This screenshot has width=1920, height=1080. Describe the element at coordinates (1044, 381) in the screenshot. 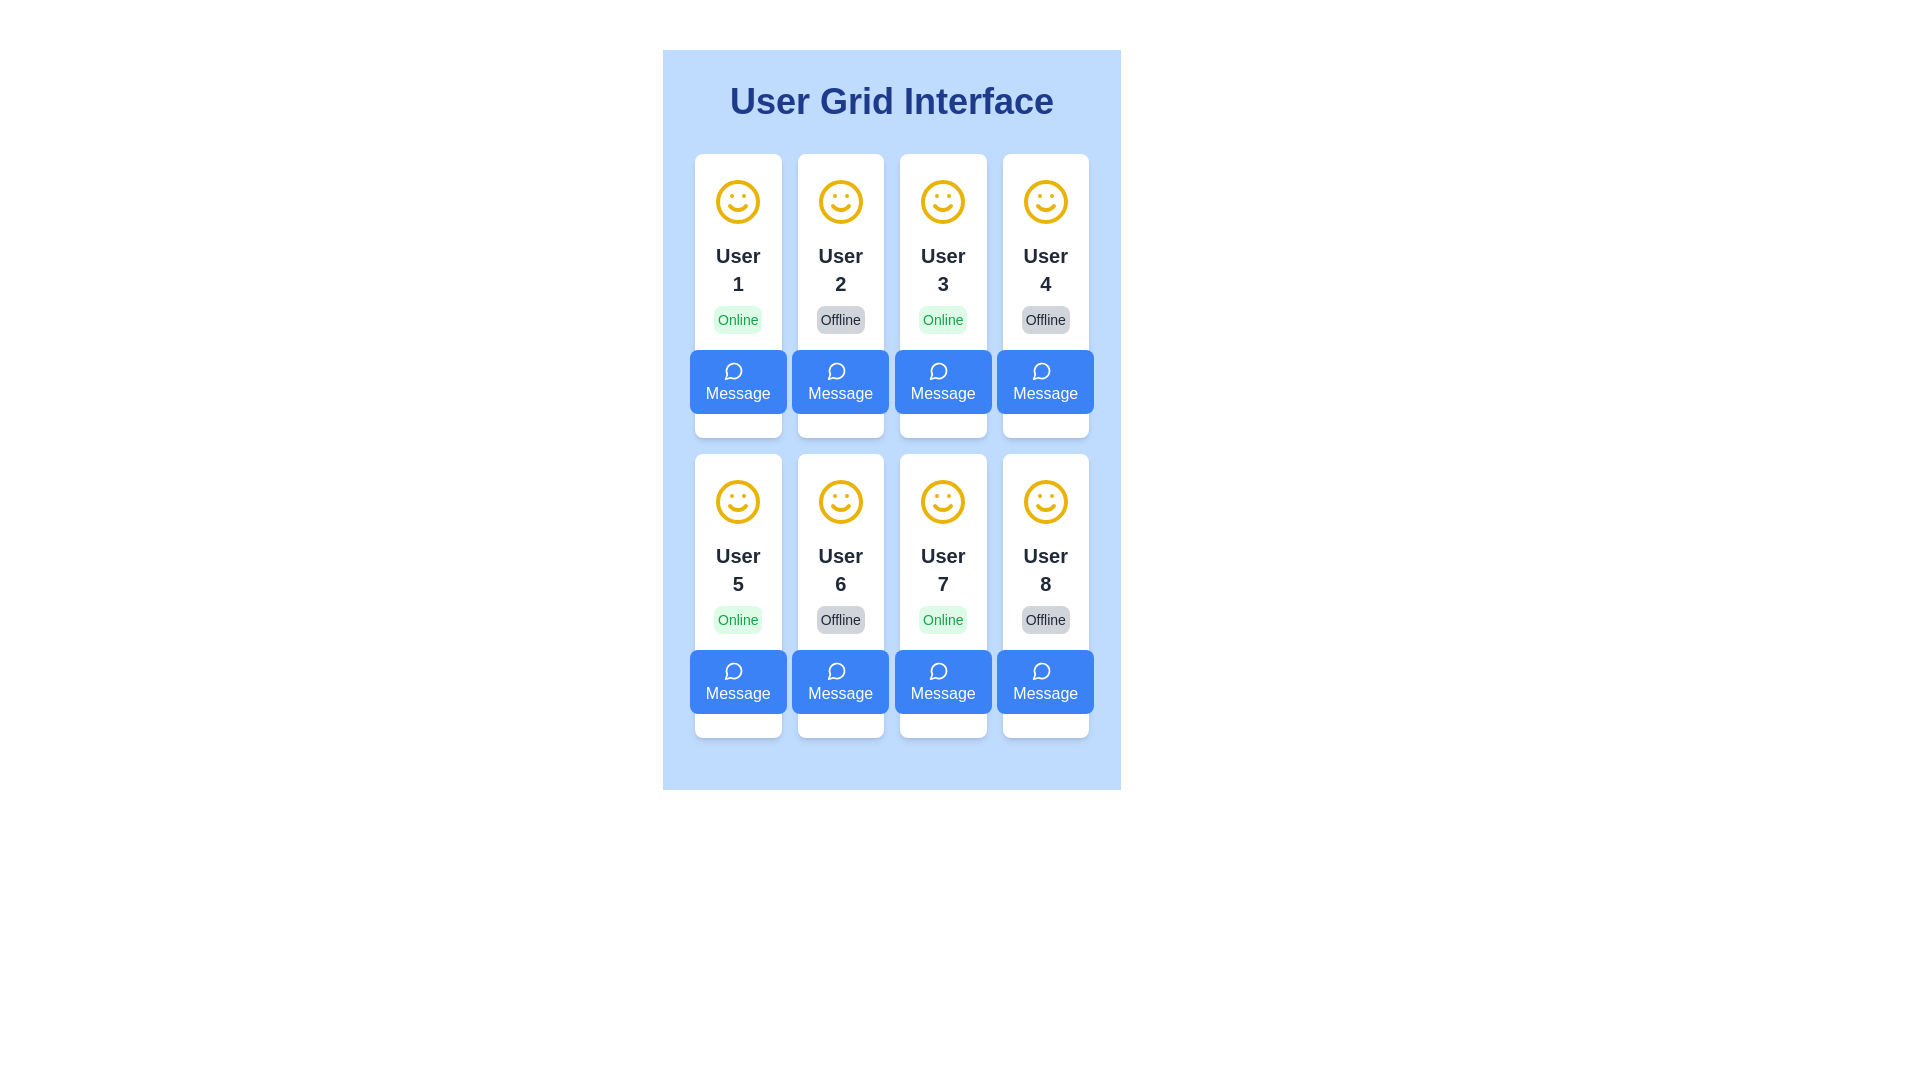

I see `the interactive button located at the bottom of the card representing 'User 4' to send a message` at that location.